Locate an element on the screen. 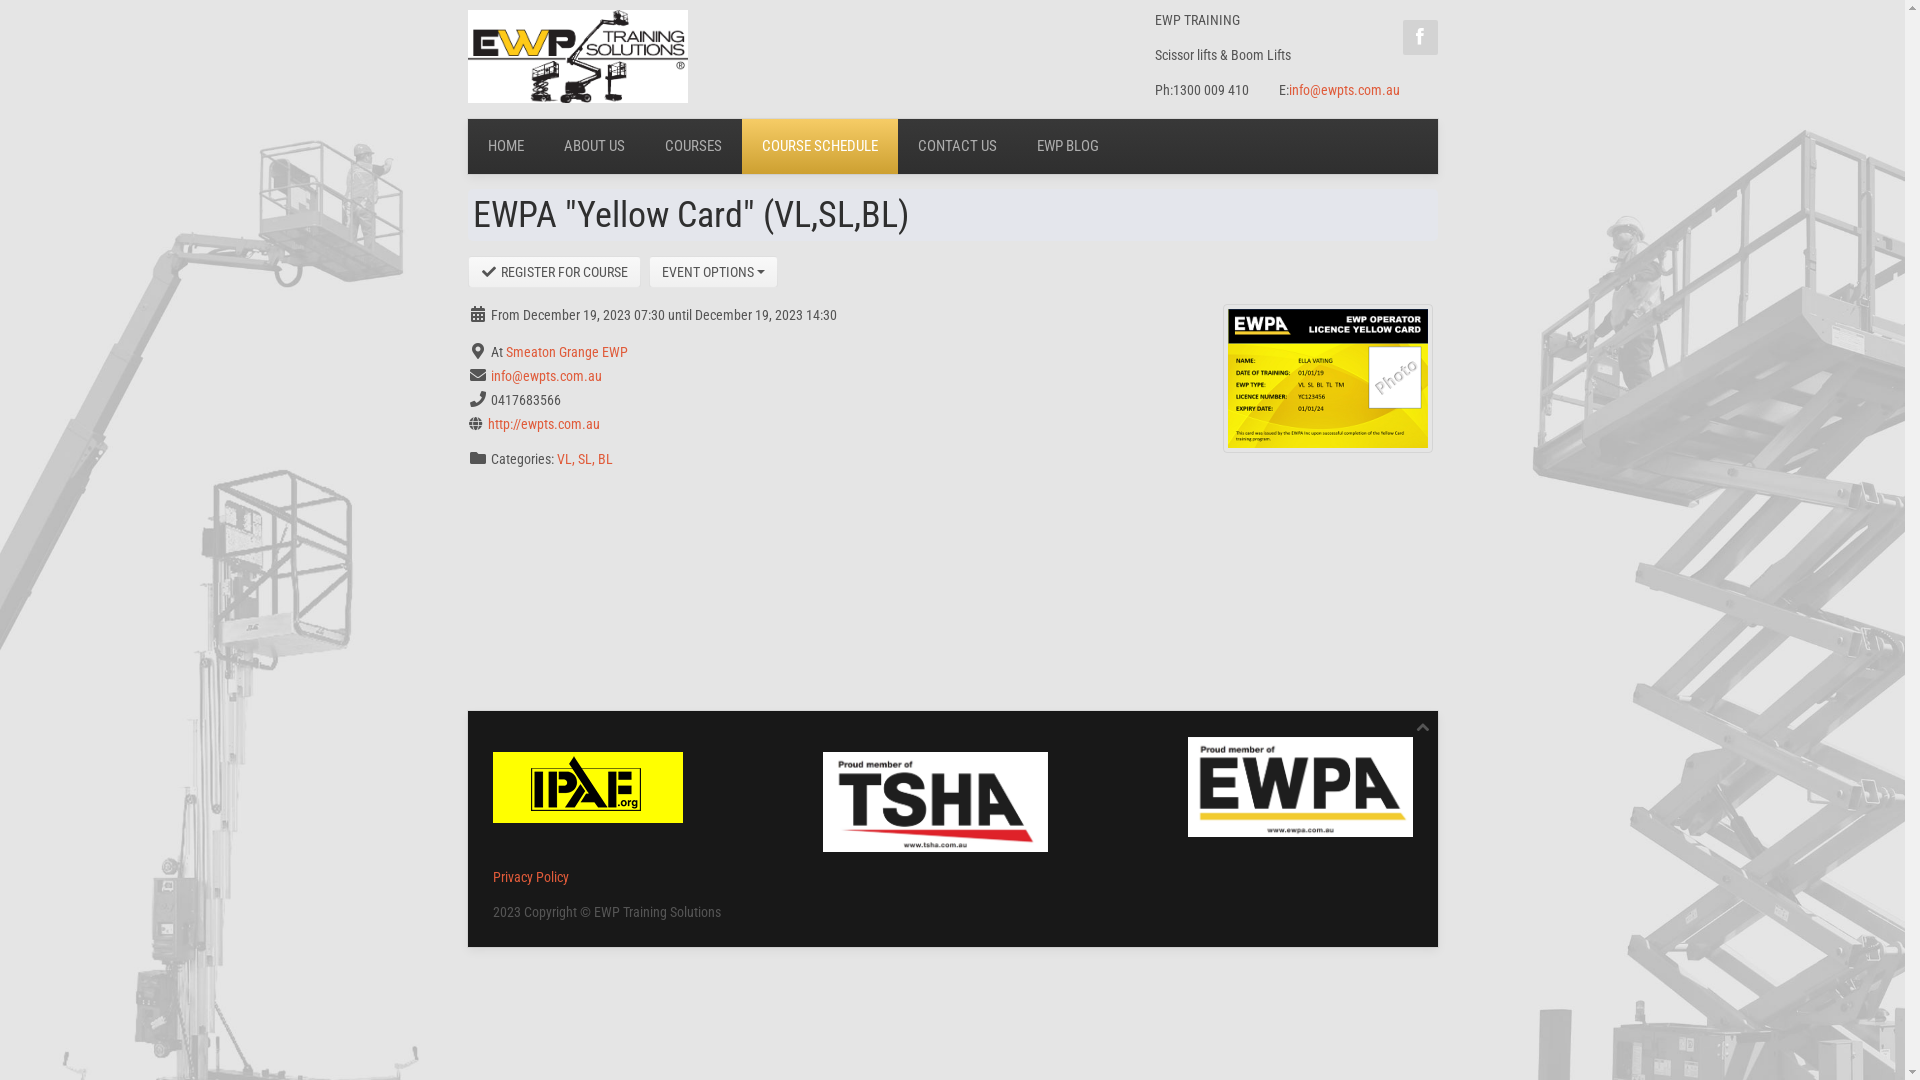 The width and height of the screenshot is (1920, 1080). 'Smeaton Grange EWP' is located at coordinates (565, 350).